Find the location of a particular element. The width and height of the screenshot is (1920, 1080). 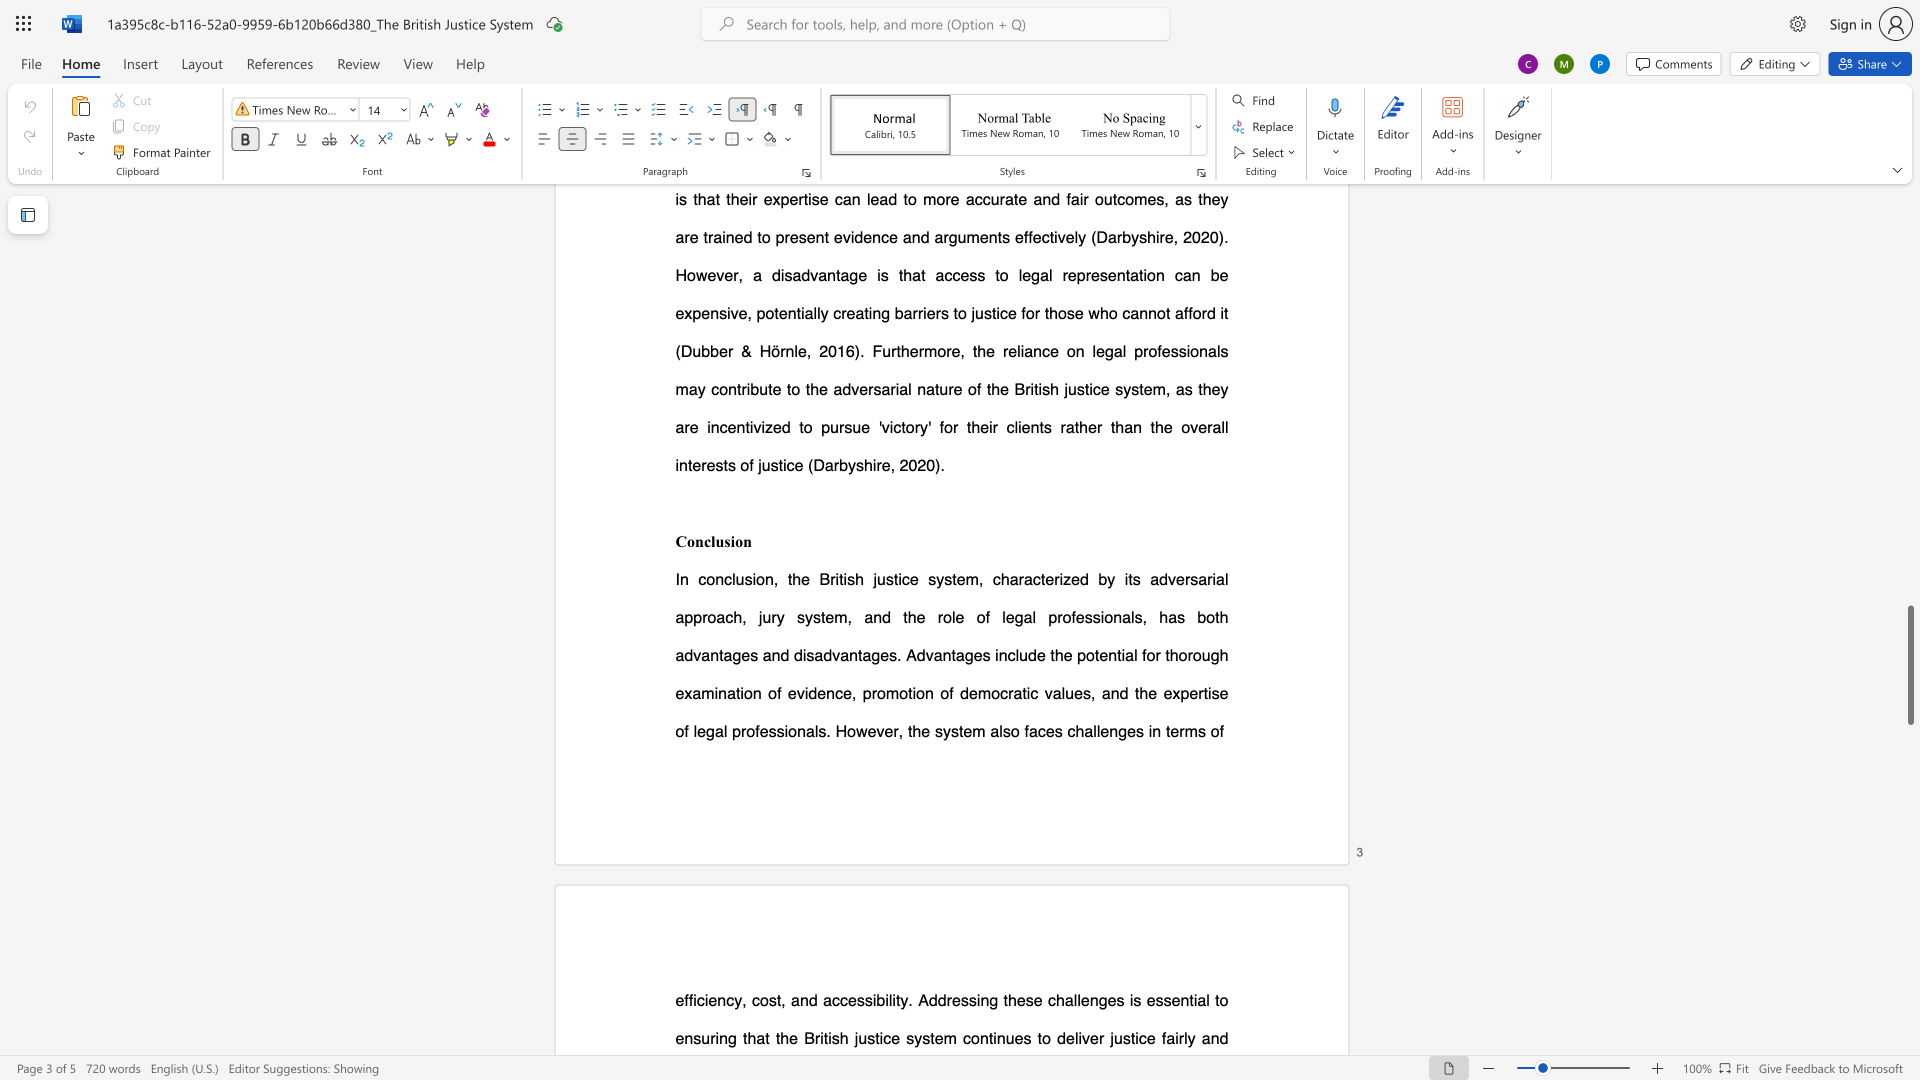

the scrollbar on the side is located at coordinates (1909, 358).